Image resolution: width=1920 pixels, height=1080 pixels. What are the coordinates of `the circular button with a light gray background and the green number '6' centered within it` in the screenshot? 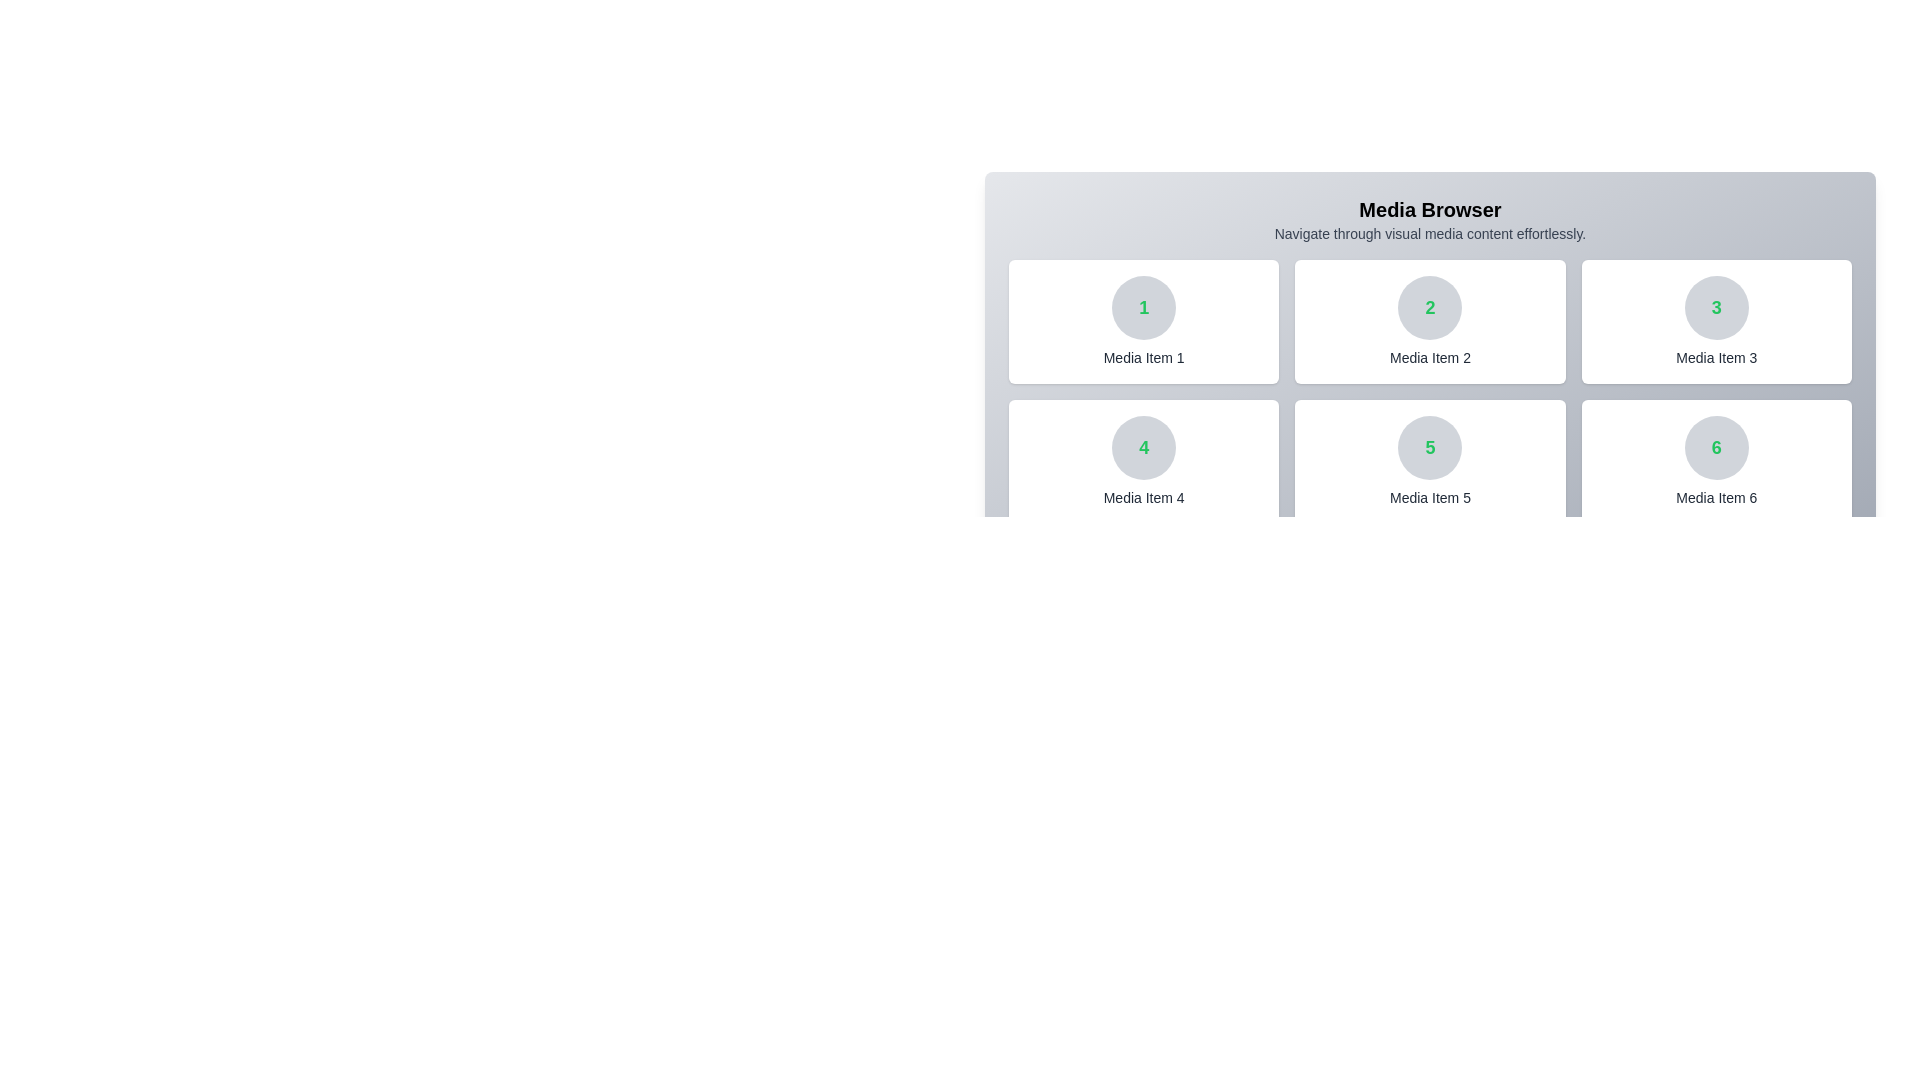 It's located at (1715, 446).